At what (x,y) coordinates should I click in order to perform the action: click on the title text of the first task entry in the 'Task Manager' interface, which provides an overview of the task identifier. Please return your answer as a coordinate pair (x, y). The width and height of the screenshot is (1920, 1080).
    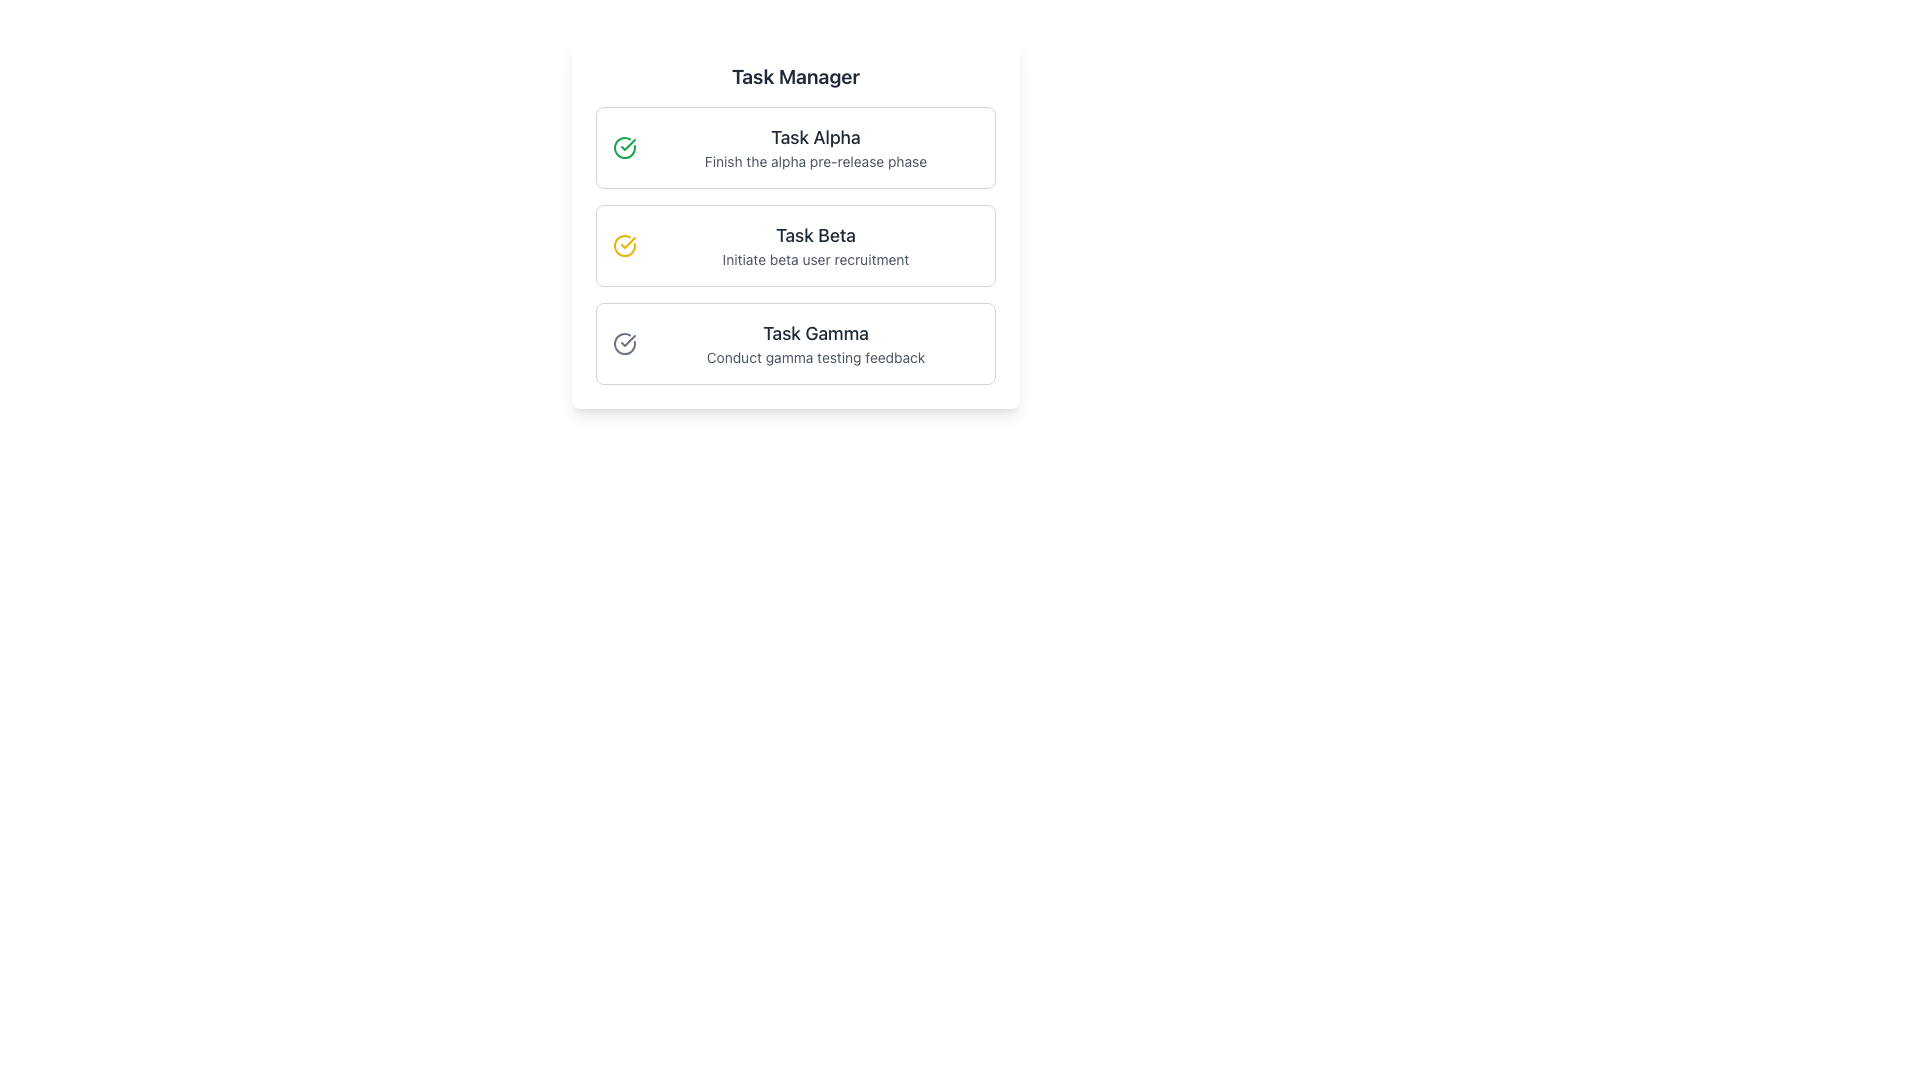
    Looking at the image, I should click on (816, 137).